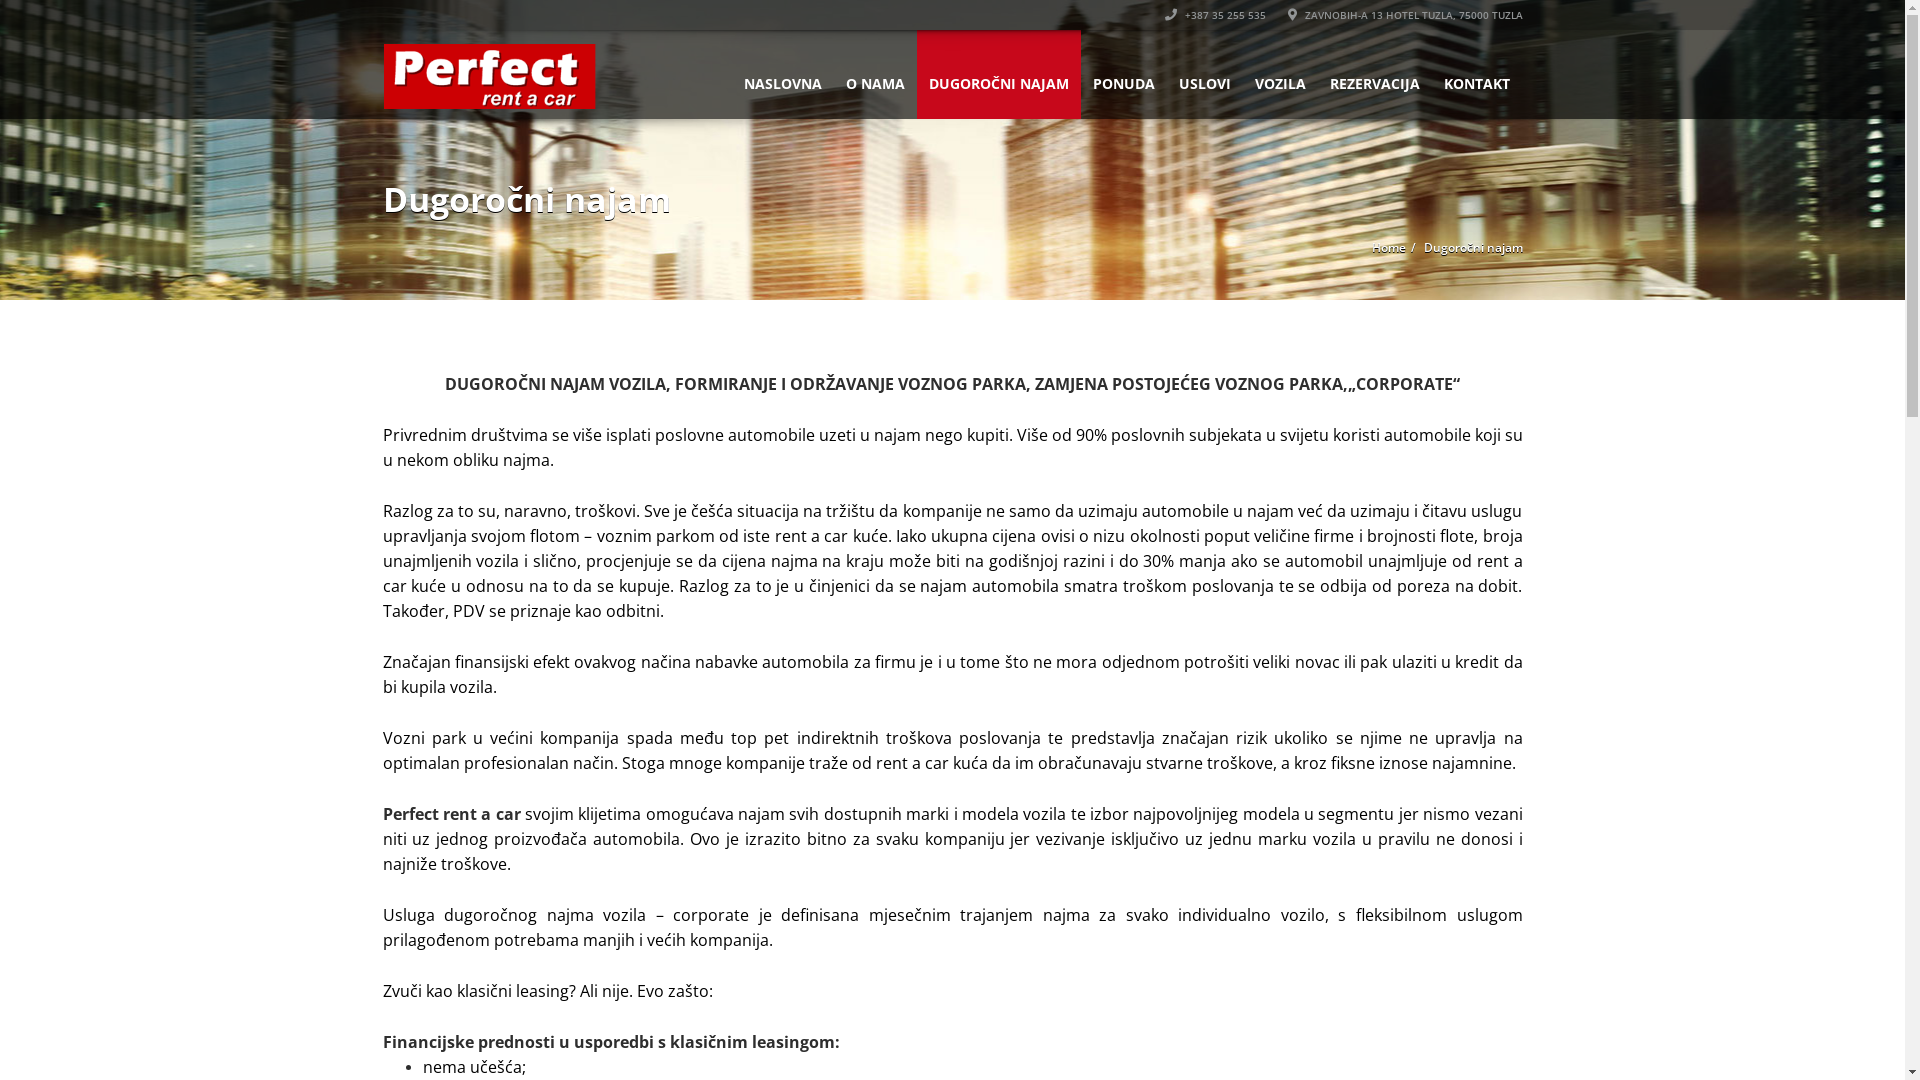 The width and height of the screenshot is (1920, 1080). I want to click on 'PONUDA', so click(1123, 73).